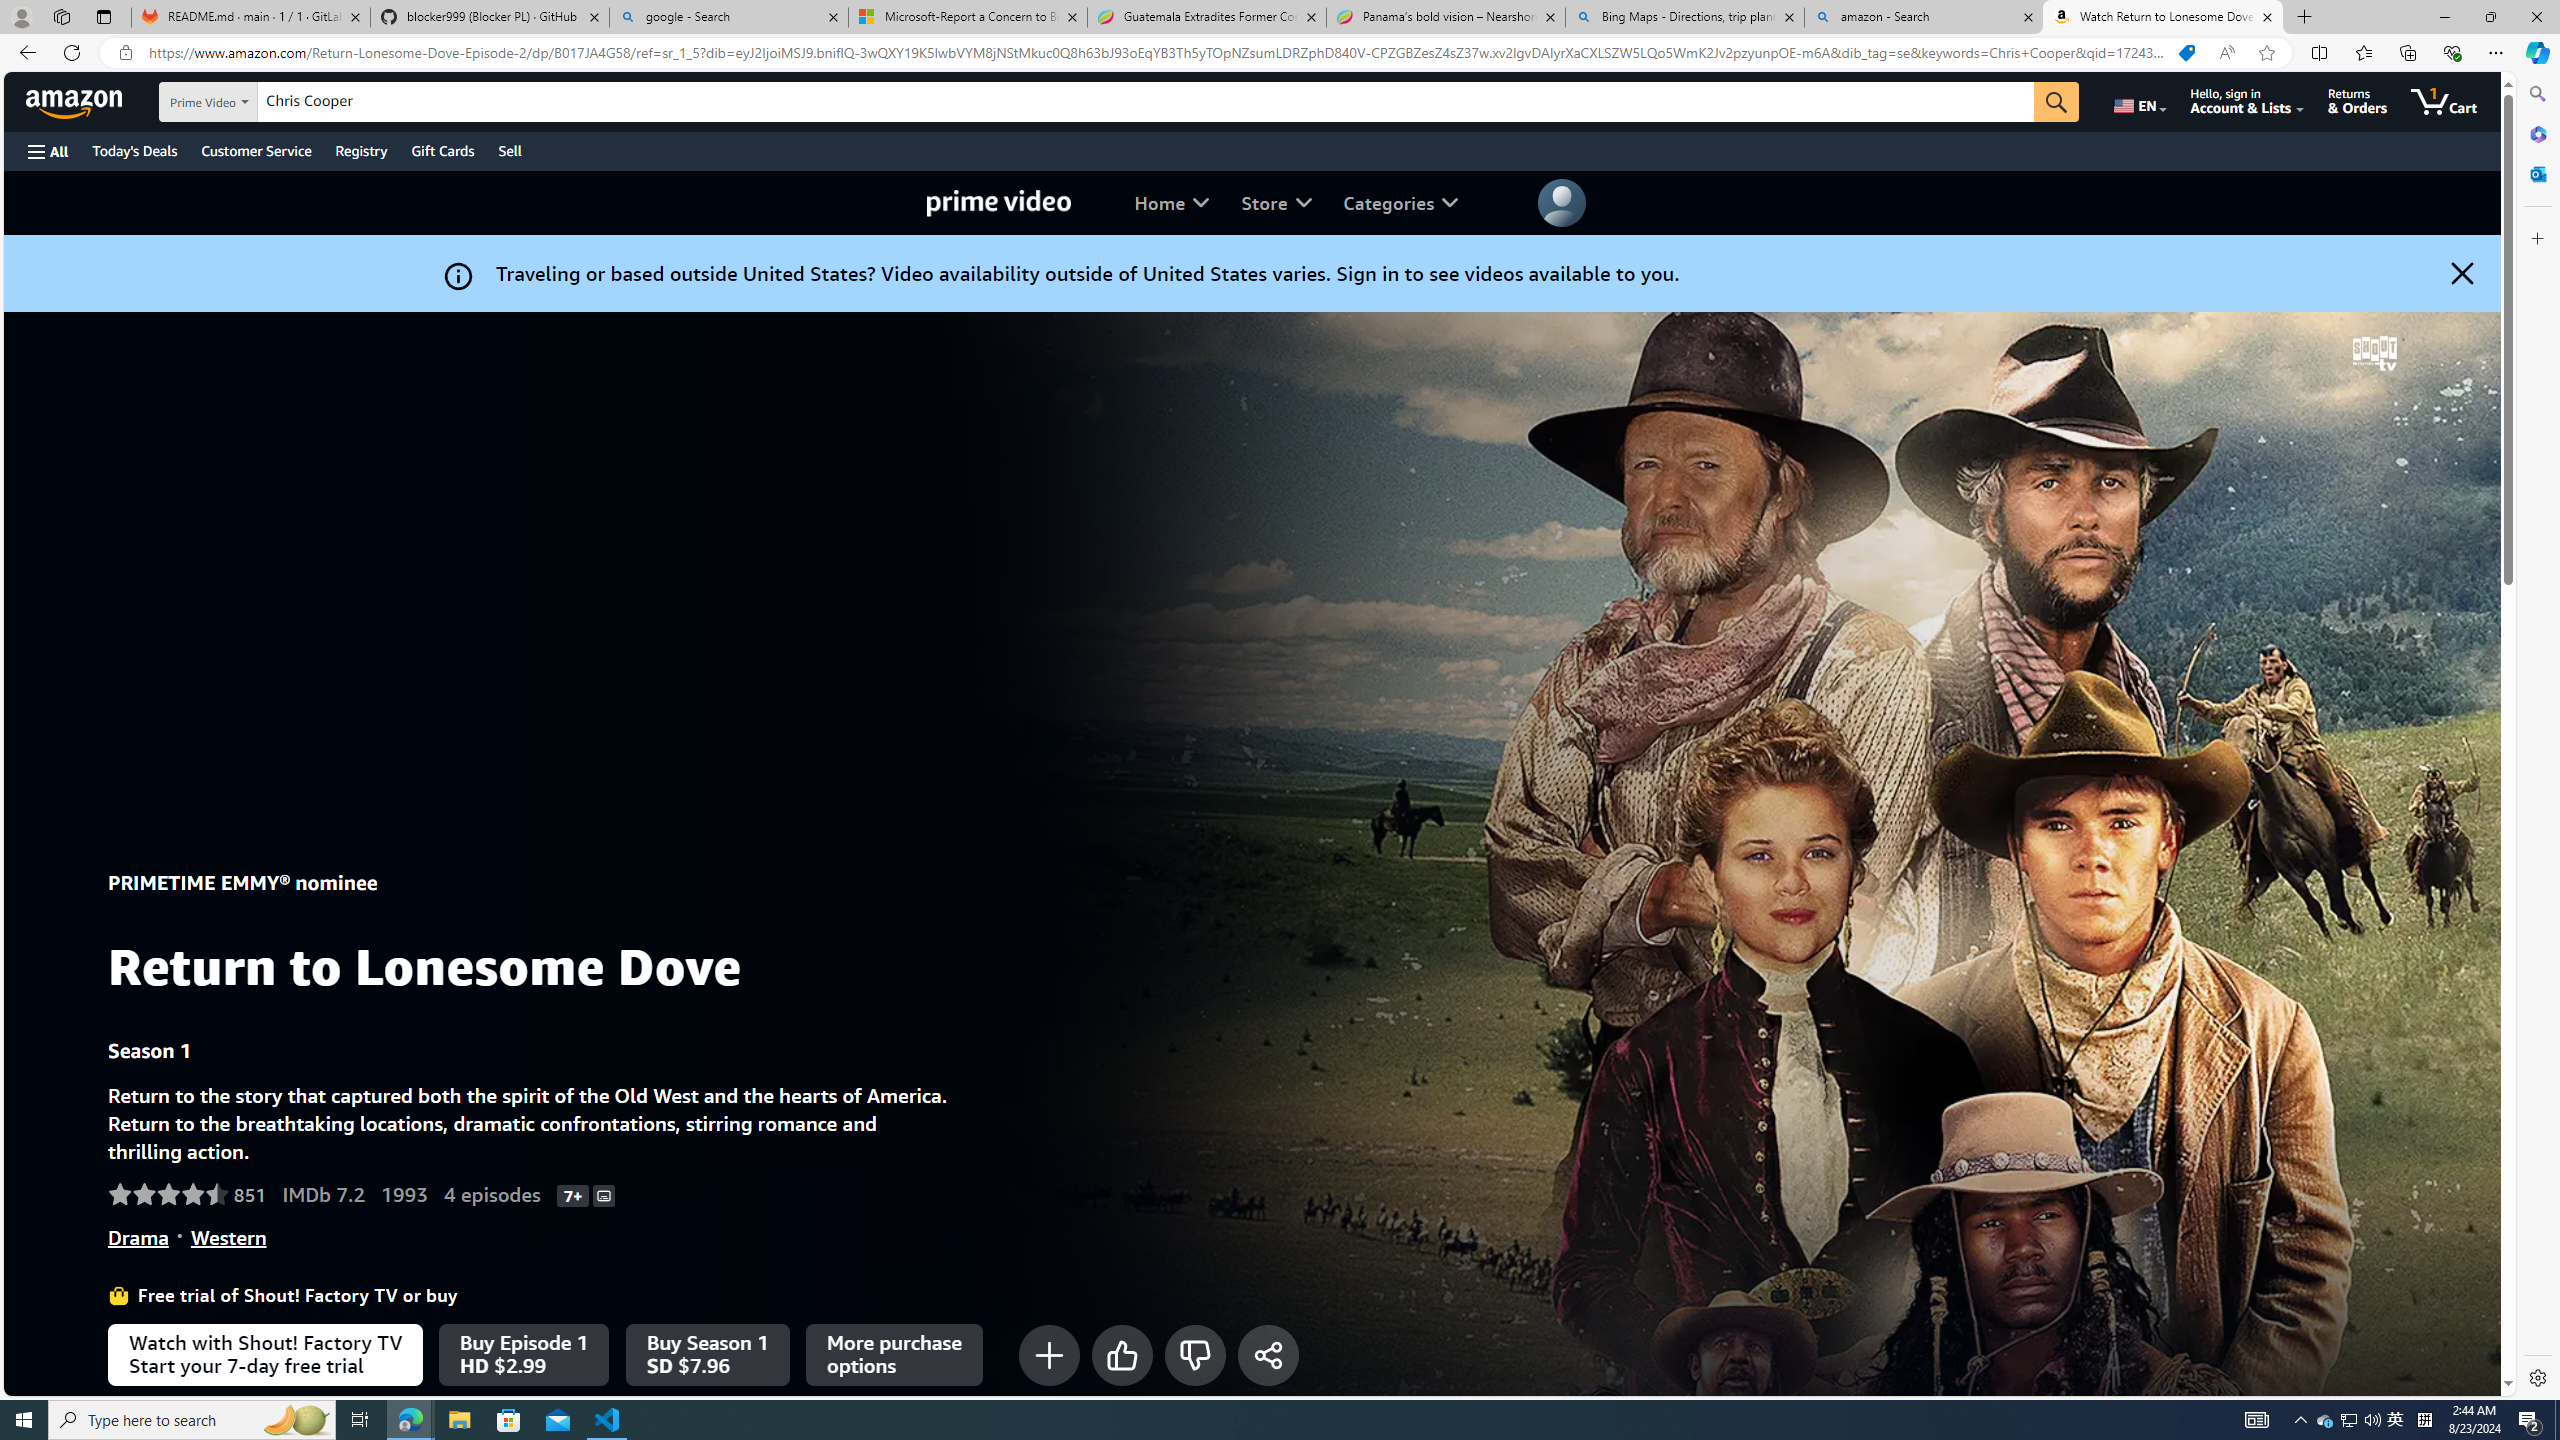  Describe the element at coordinates (1267, 1353) in the screenshot. I see `'Share'` at that location.